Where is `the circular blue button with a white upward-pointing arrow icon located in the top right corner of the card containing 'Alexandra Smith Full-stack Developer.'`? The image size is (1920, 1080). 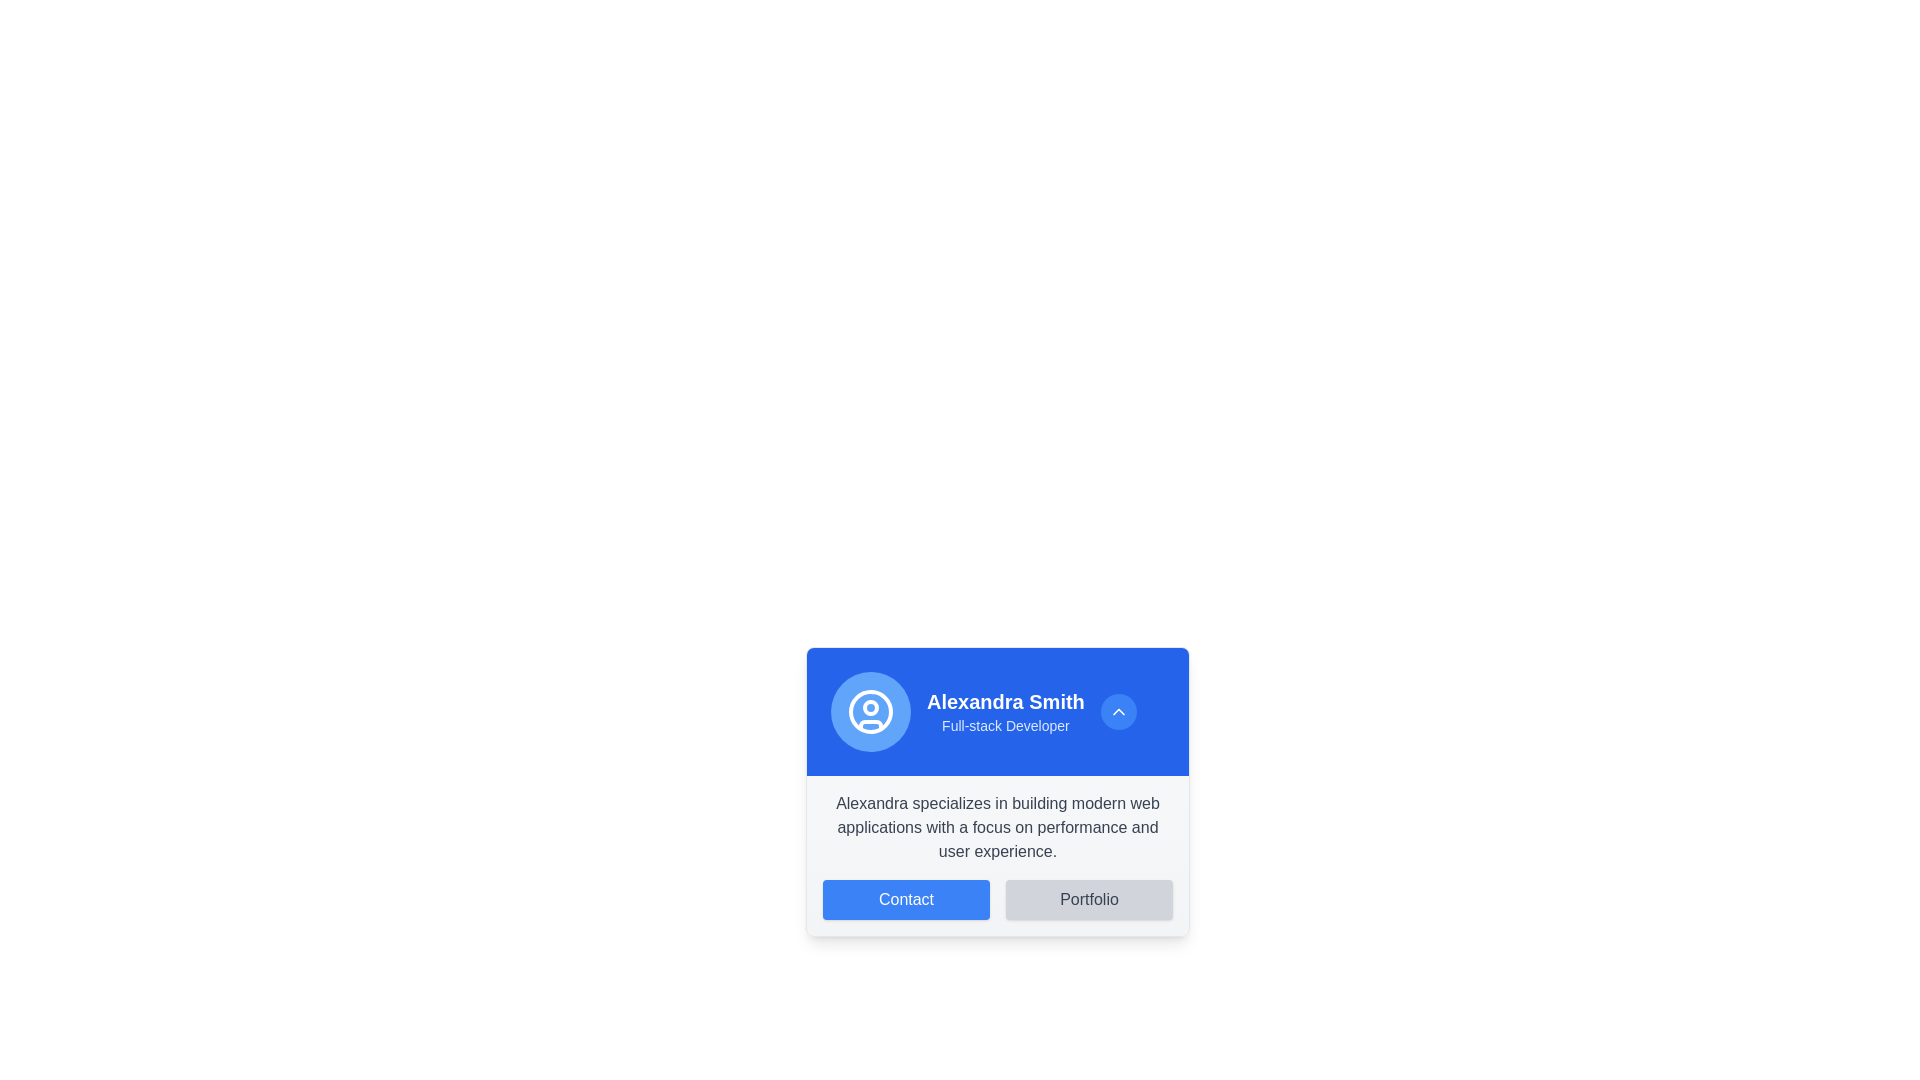 the circular blue button with a white upward-pointing arrow icon located in the top right corner of the card containing 'Alexandra Smith Full-stack Developer.' is located at coordinates (1117, 711).